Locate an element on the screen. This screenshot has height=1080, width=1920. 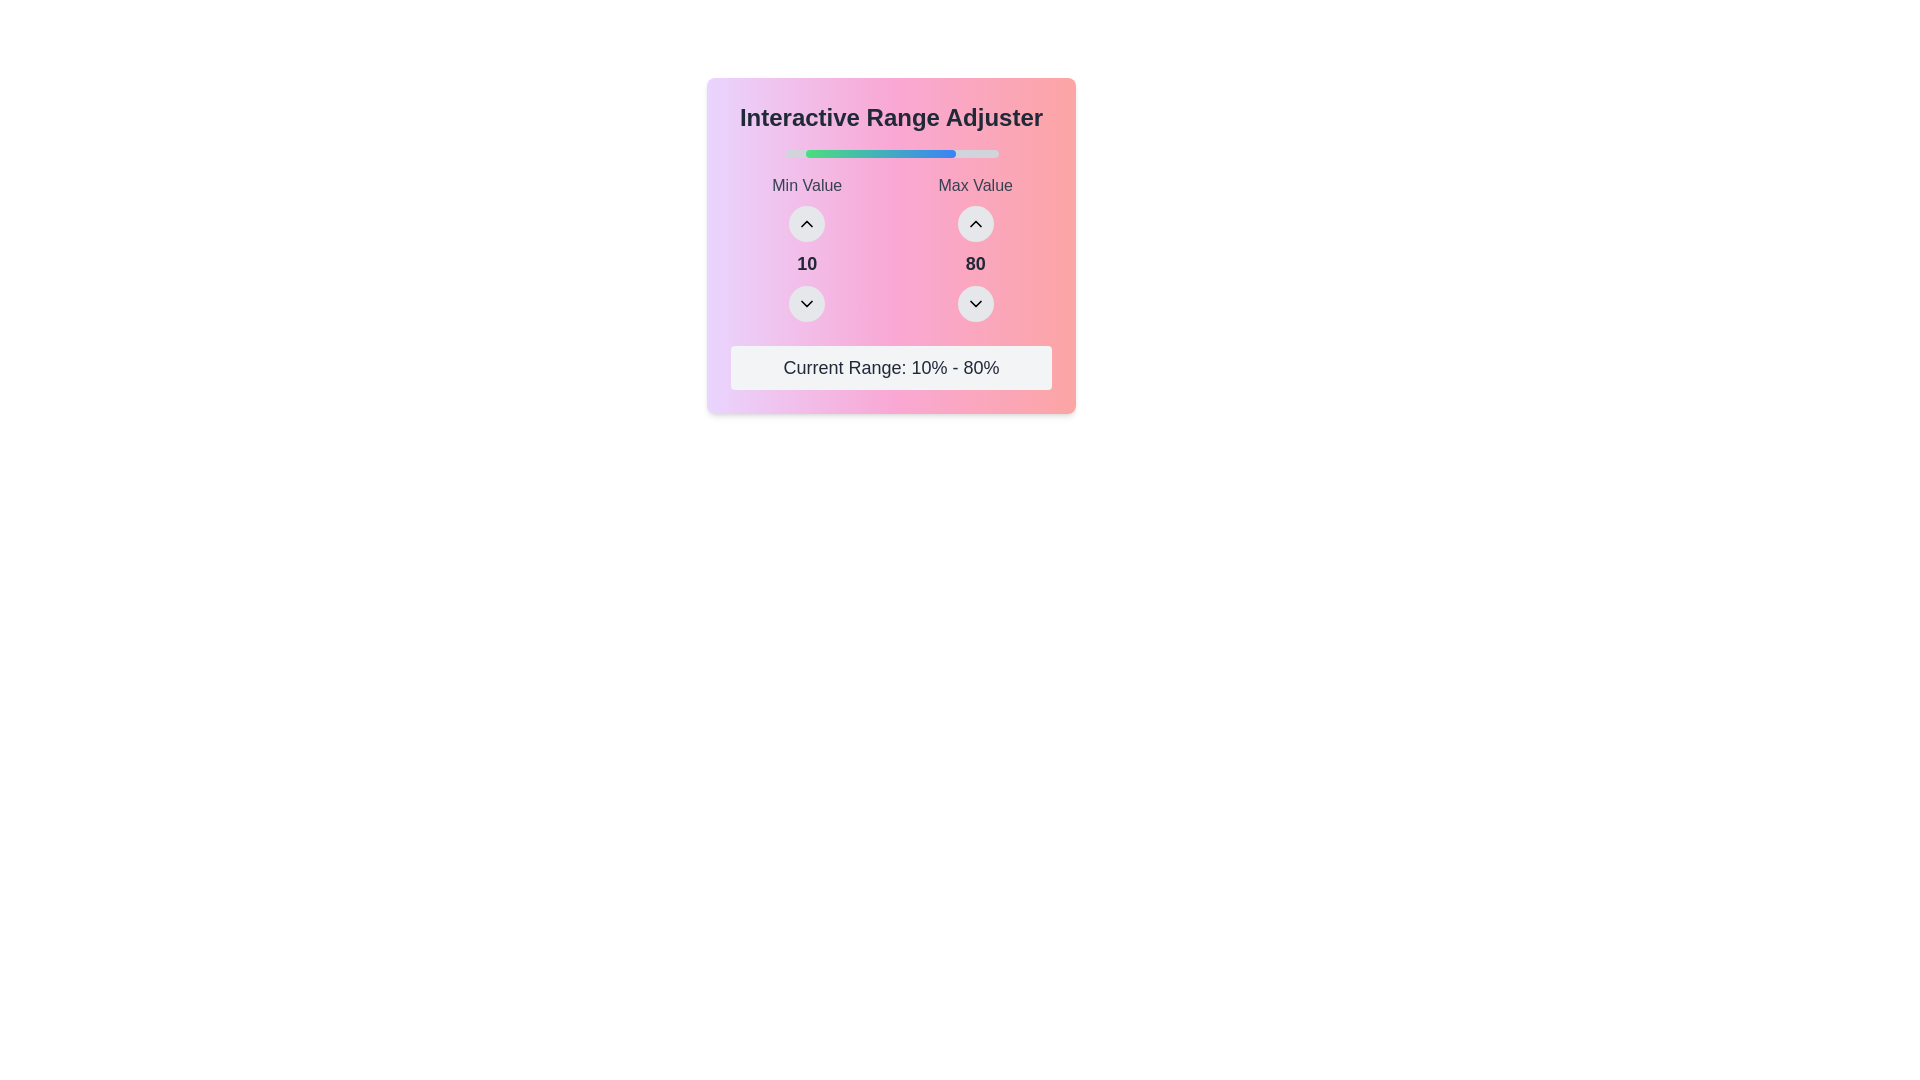
the downward-pointing chevron icon button, which is part of the 'Max Value' control in the 'Interactive Range Adjuster' panel is located at coordinates (975, 304).